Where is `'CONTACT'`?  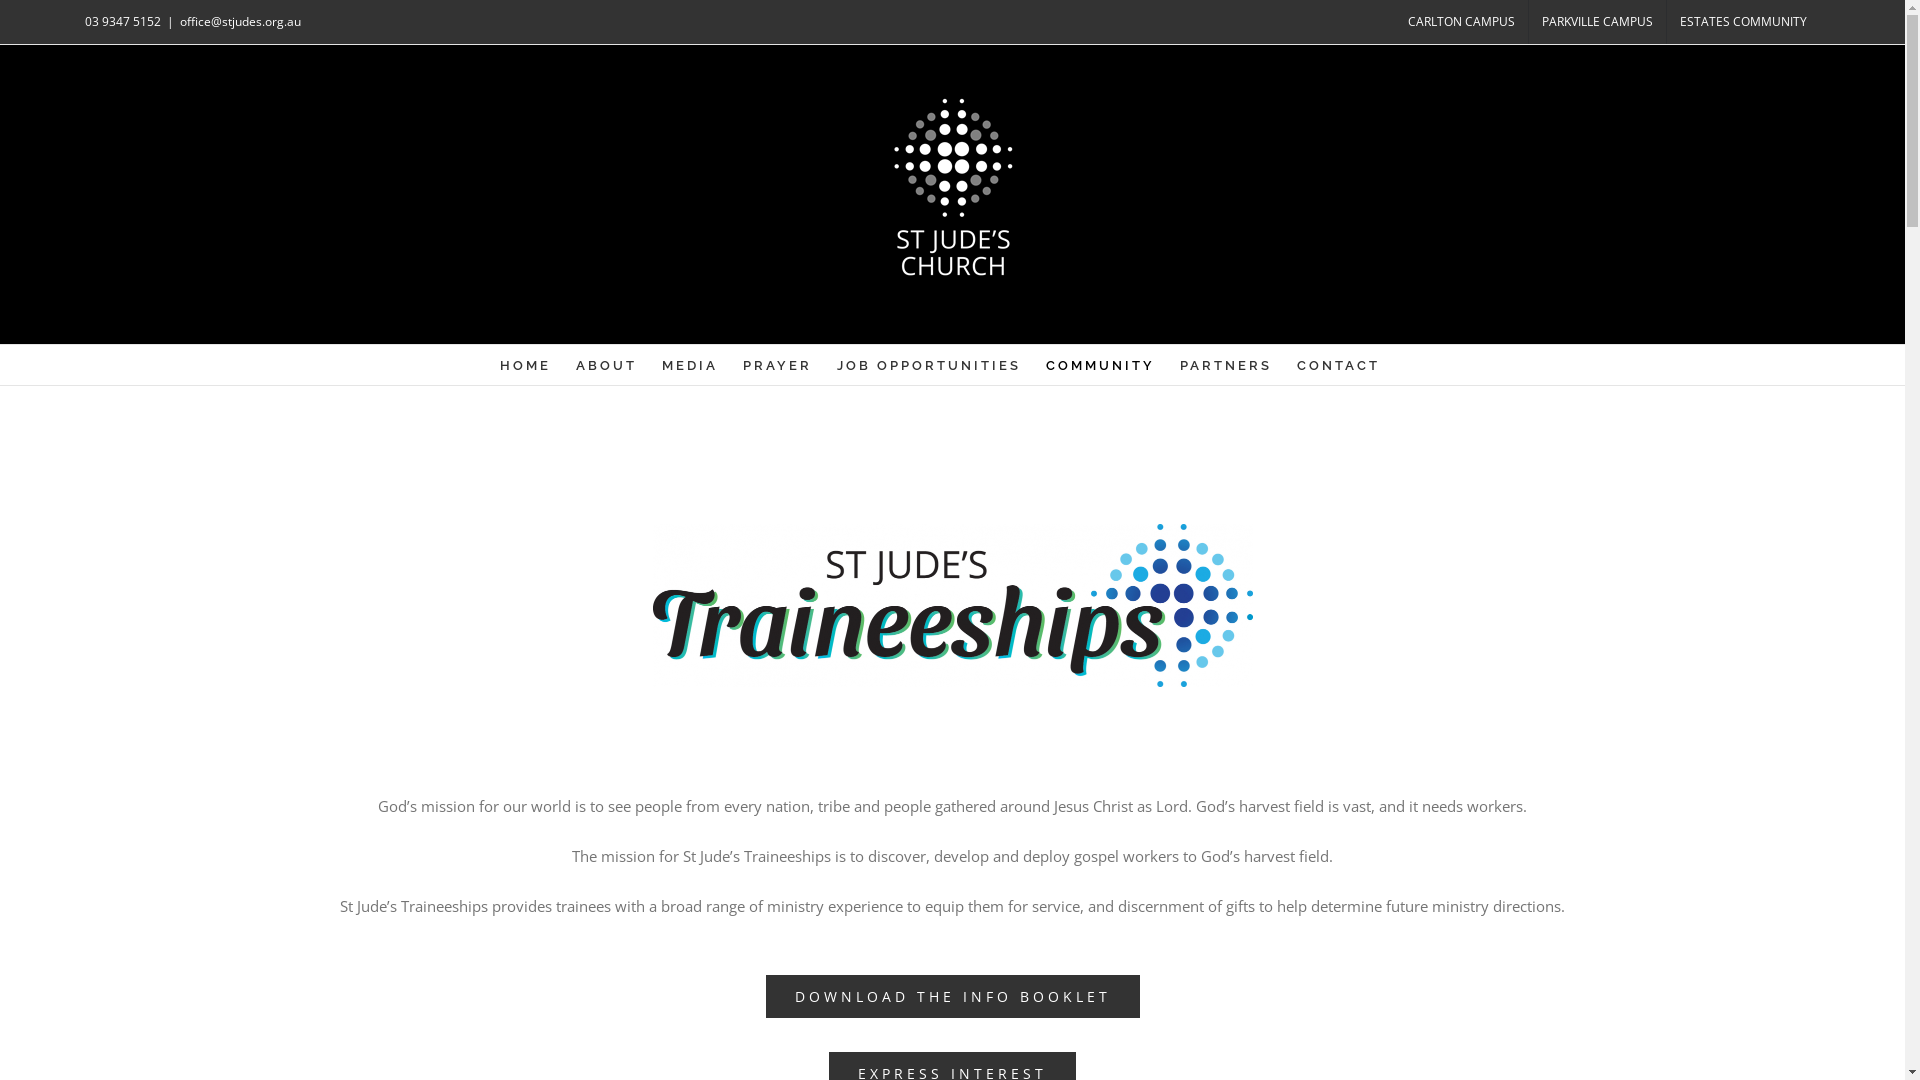 'CONTACT' is located at coordinates (1296, 365).